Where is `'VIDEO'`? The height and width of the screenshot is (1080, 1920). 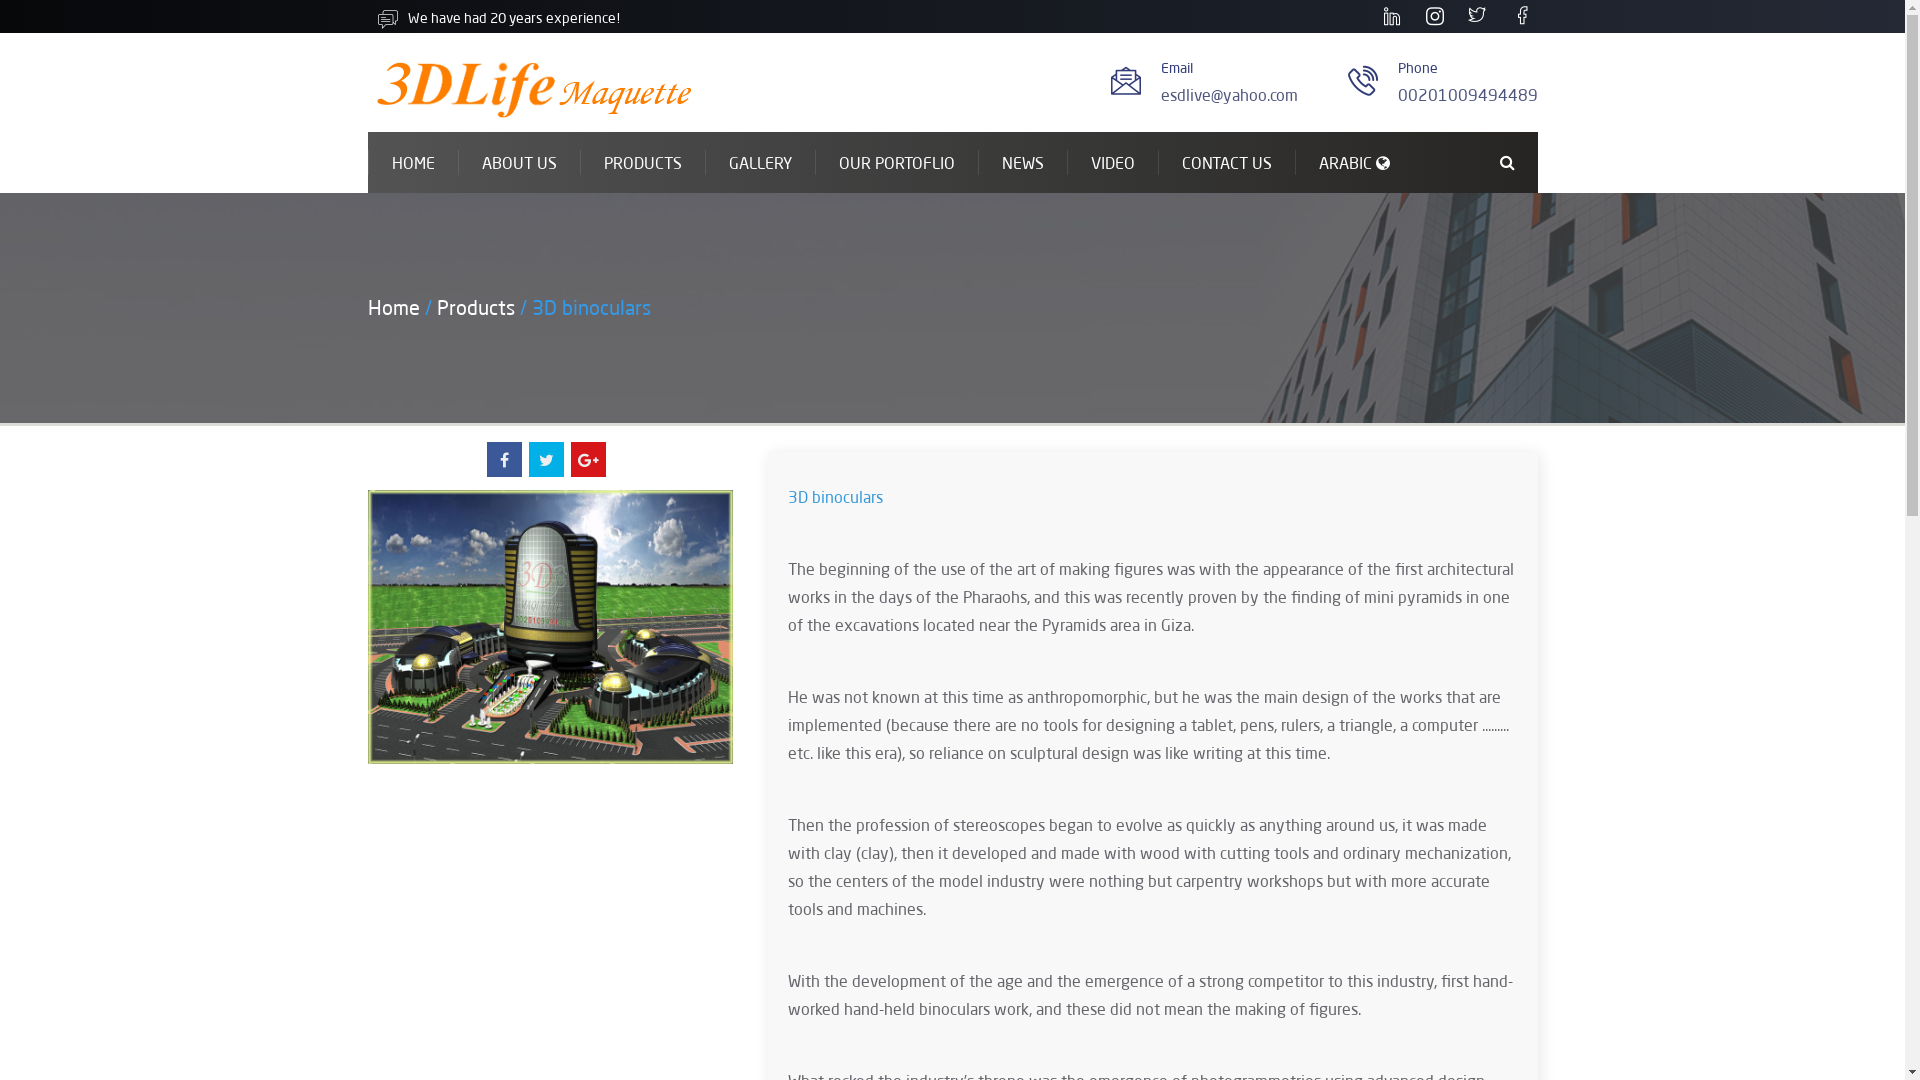
'VIDEO' is located at coordinates (1064, 161).